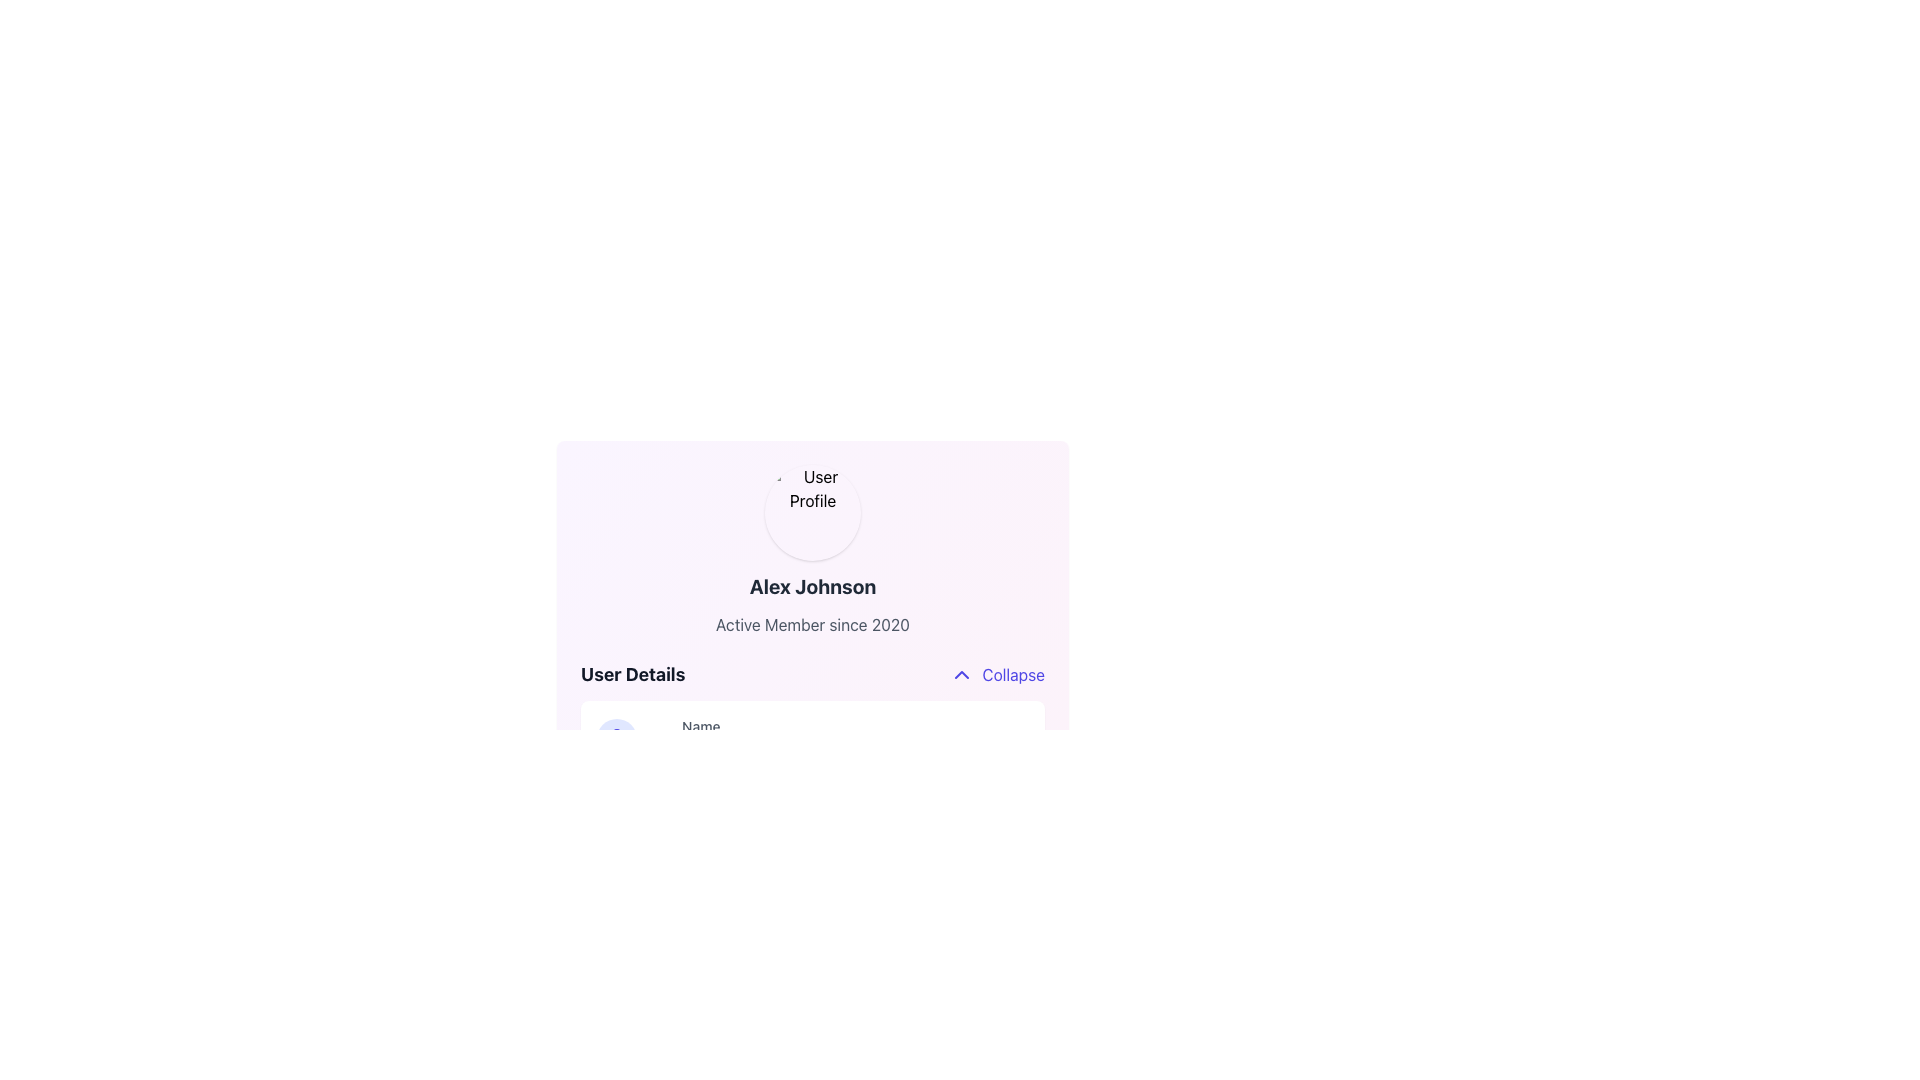  Describe the element at coordinates (997, 675) in the screenshot. I see `the interactive text link labeled 'Collapse' with an upward arrow icon, located in the top-right corner of the header section next to 'User Details'` at that location.